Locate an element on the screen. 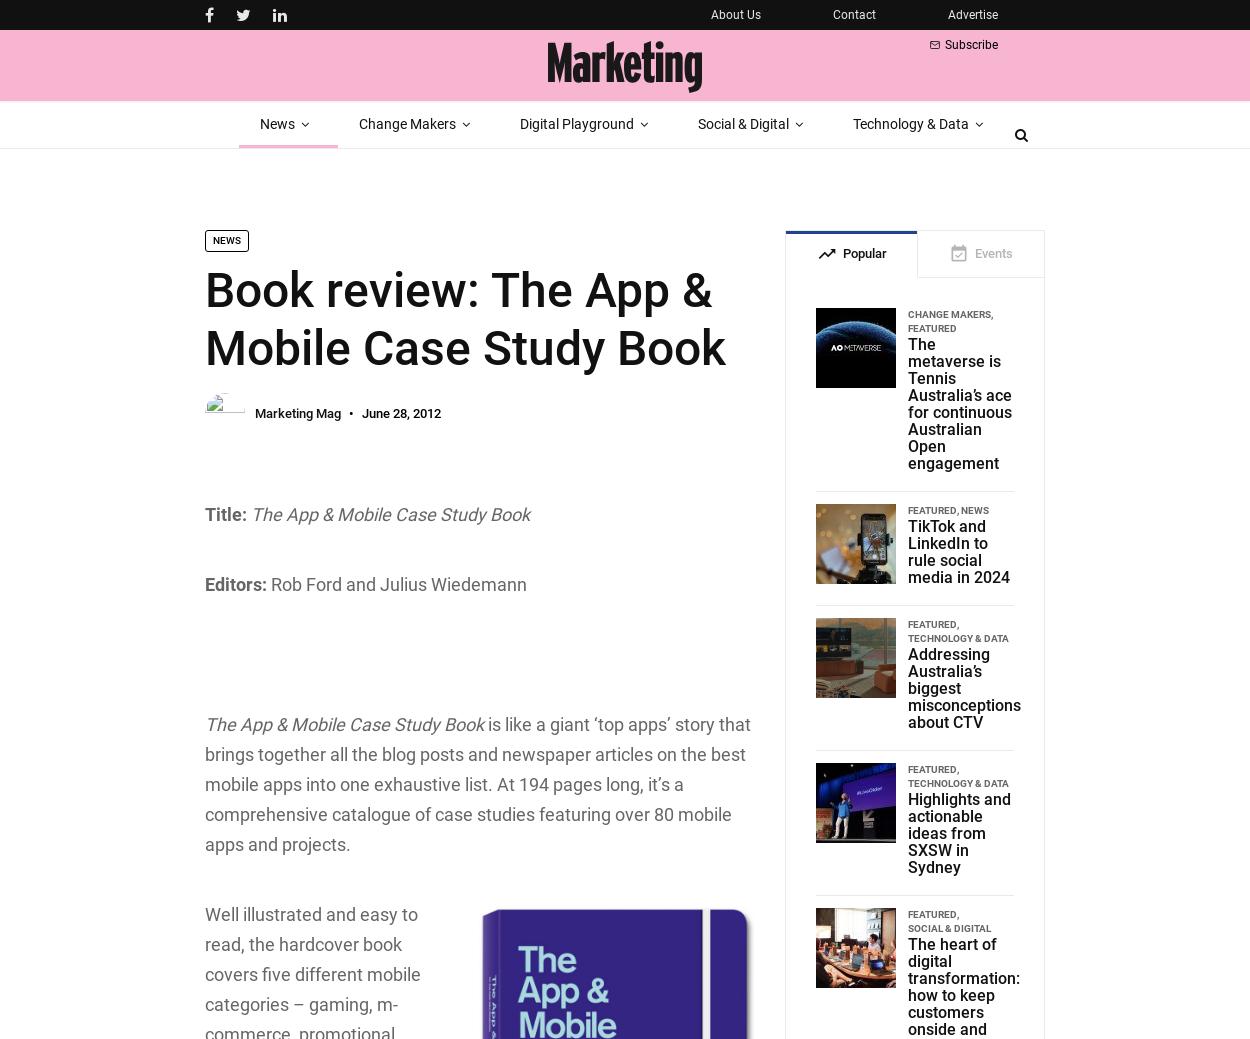  'Popular' is located at coordinates (863, 253).